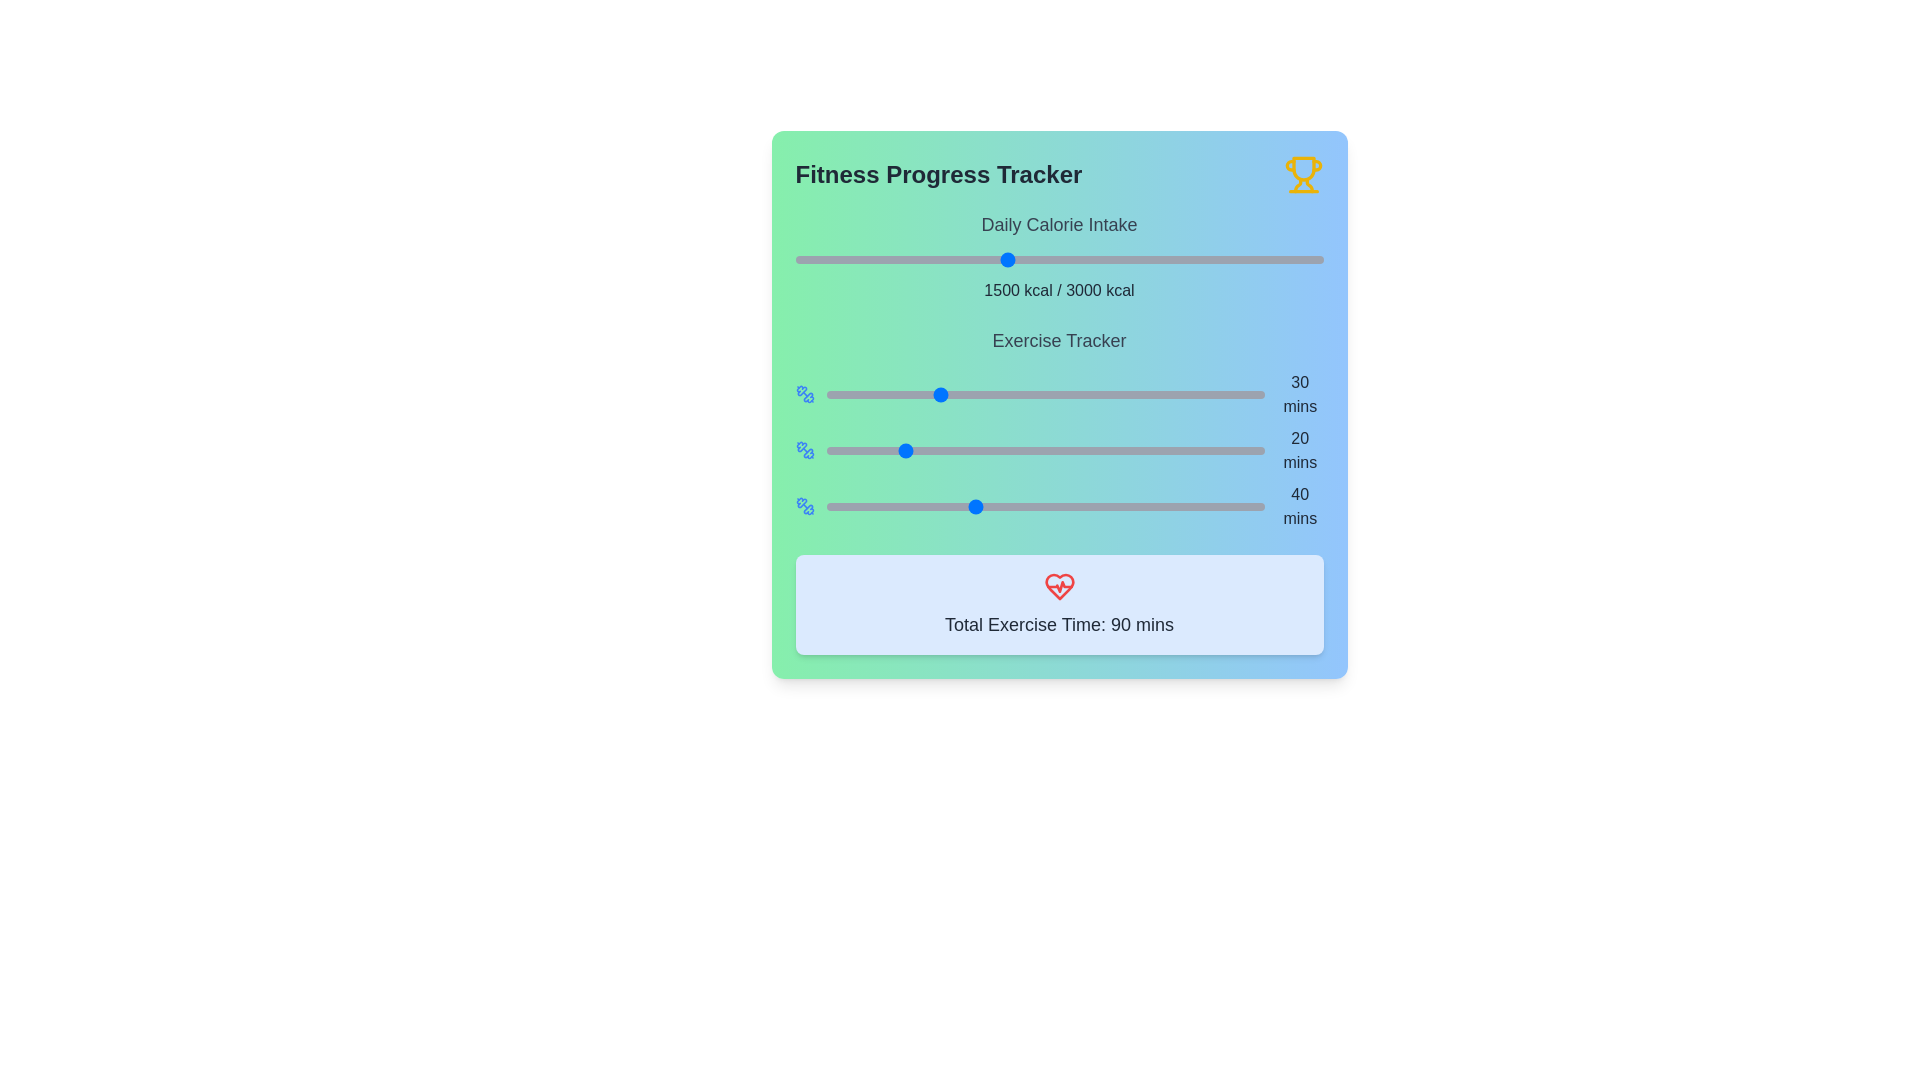  Describe the element at coordinates (910, 505) in the screenshot. I see `the exercise time` at that location.